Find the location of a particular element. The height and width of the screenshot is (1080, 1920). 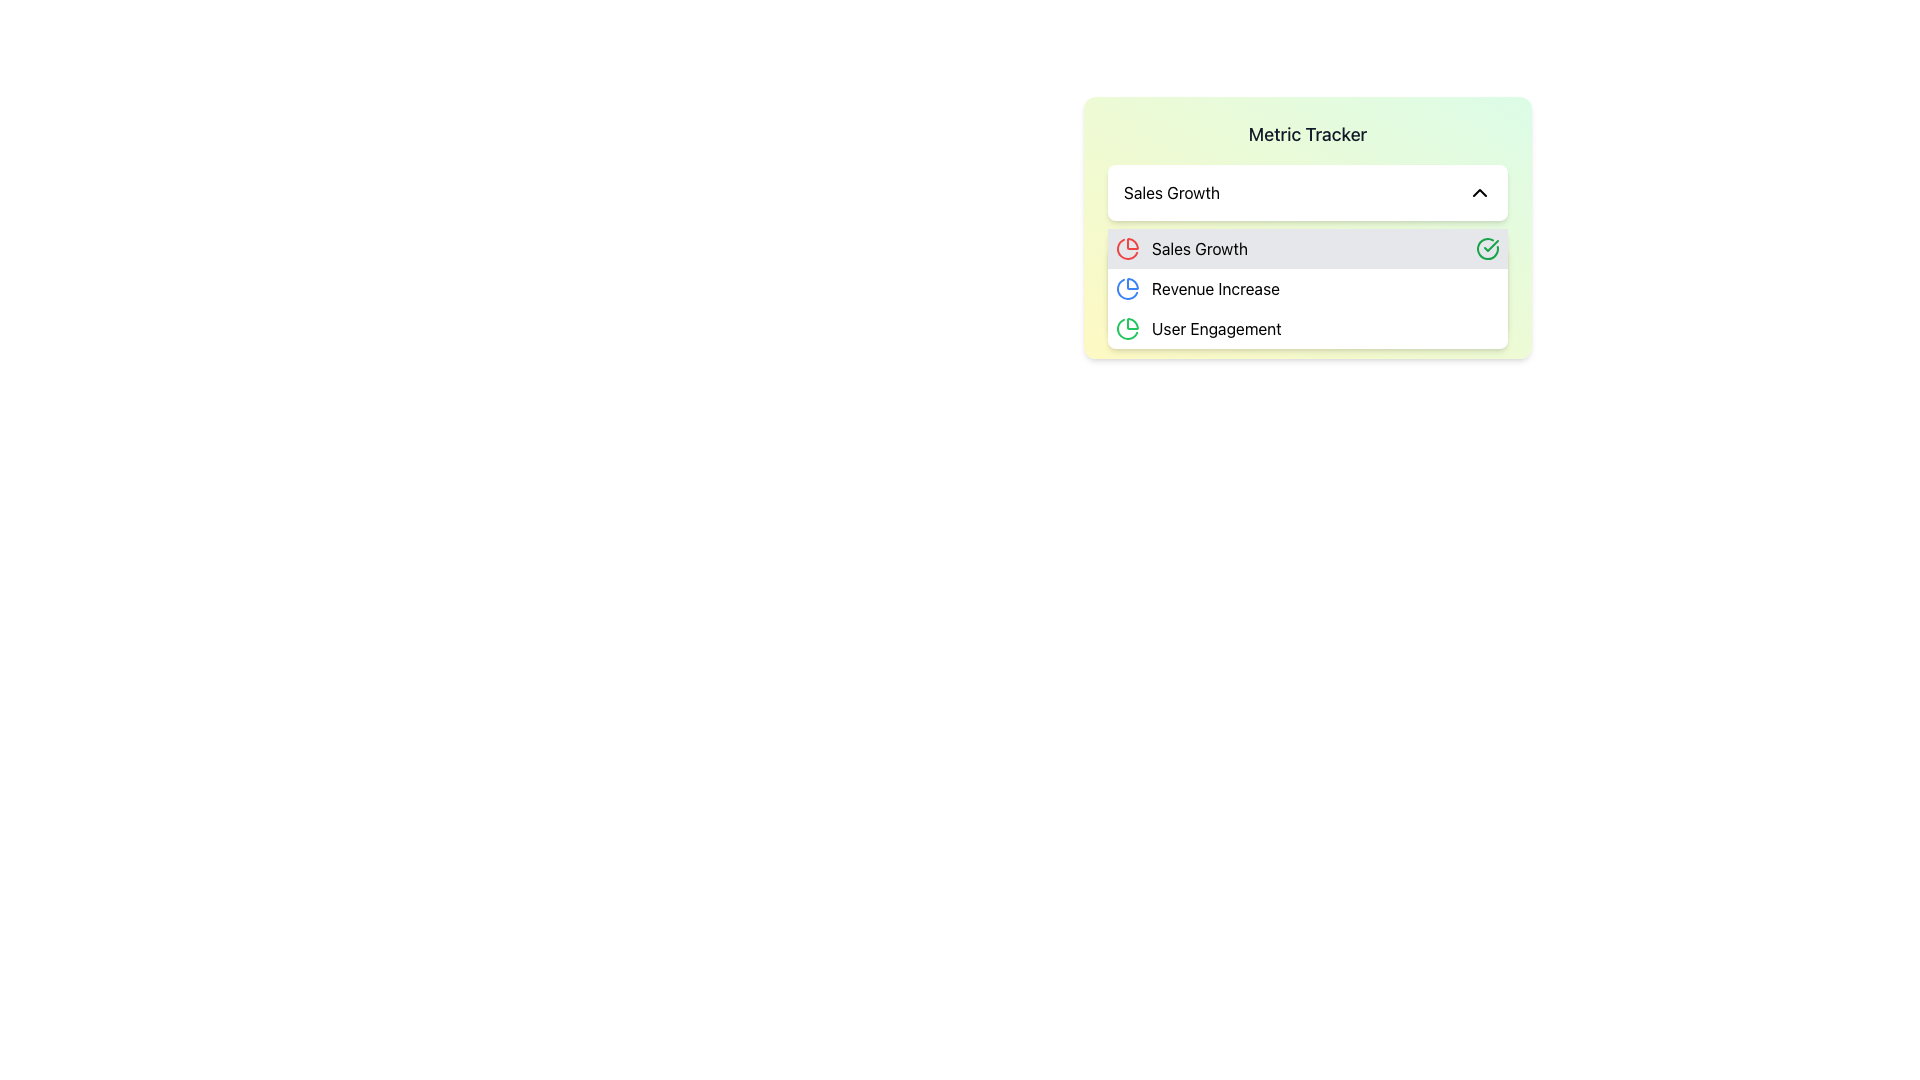

the text label displaying 'User Engagement' in the dropdown menu under 'Metric Tracker' is located at coordinates (1215, 327).